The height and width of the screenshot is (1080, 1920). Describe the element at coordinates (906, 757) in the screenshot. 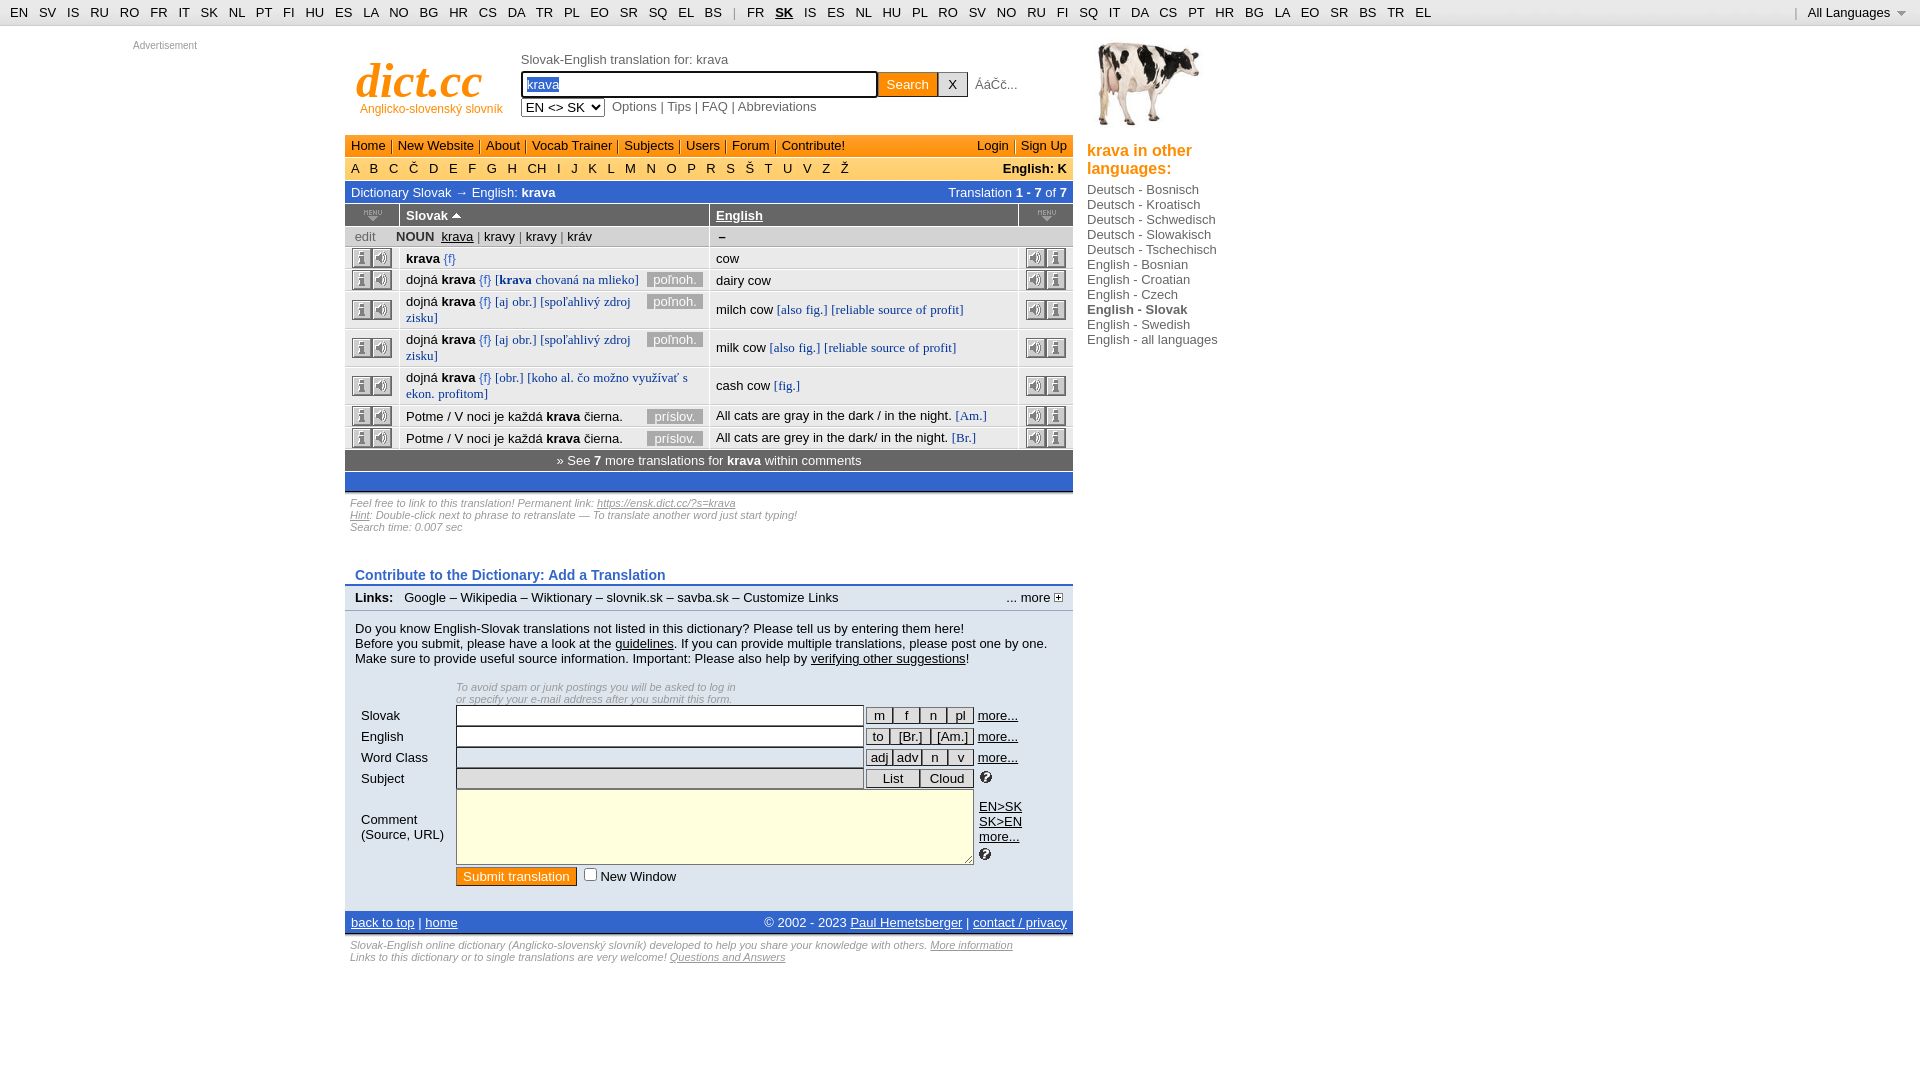

I see `'adv'` at that location.